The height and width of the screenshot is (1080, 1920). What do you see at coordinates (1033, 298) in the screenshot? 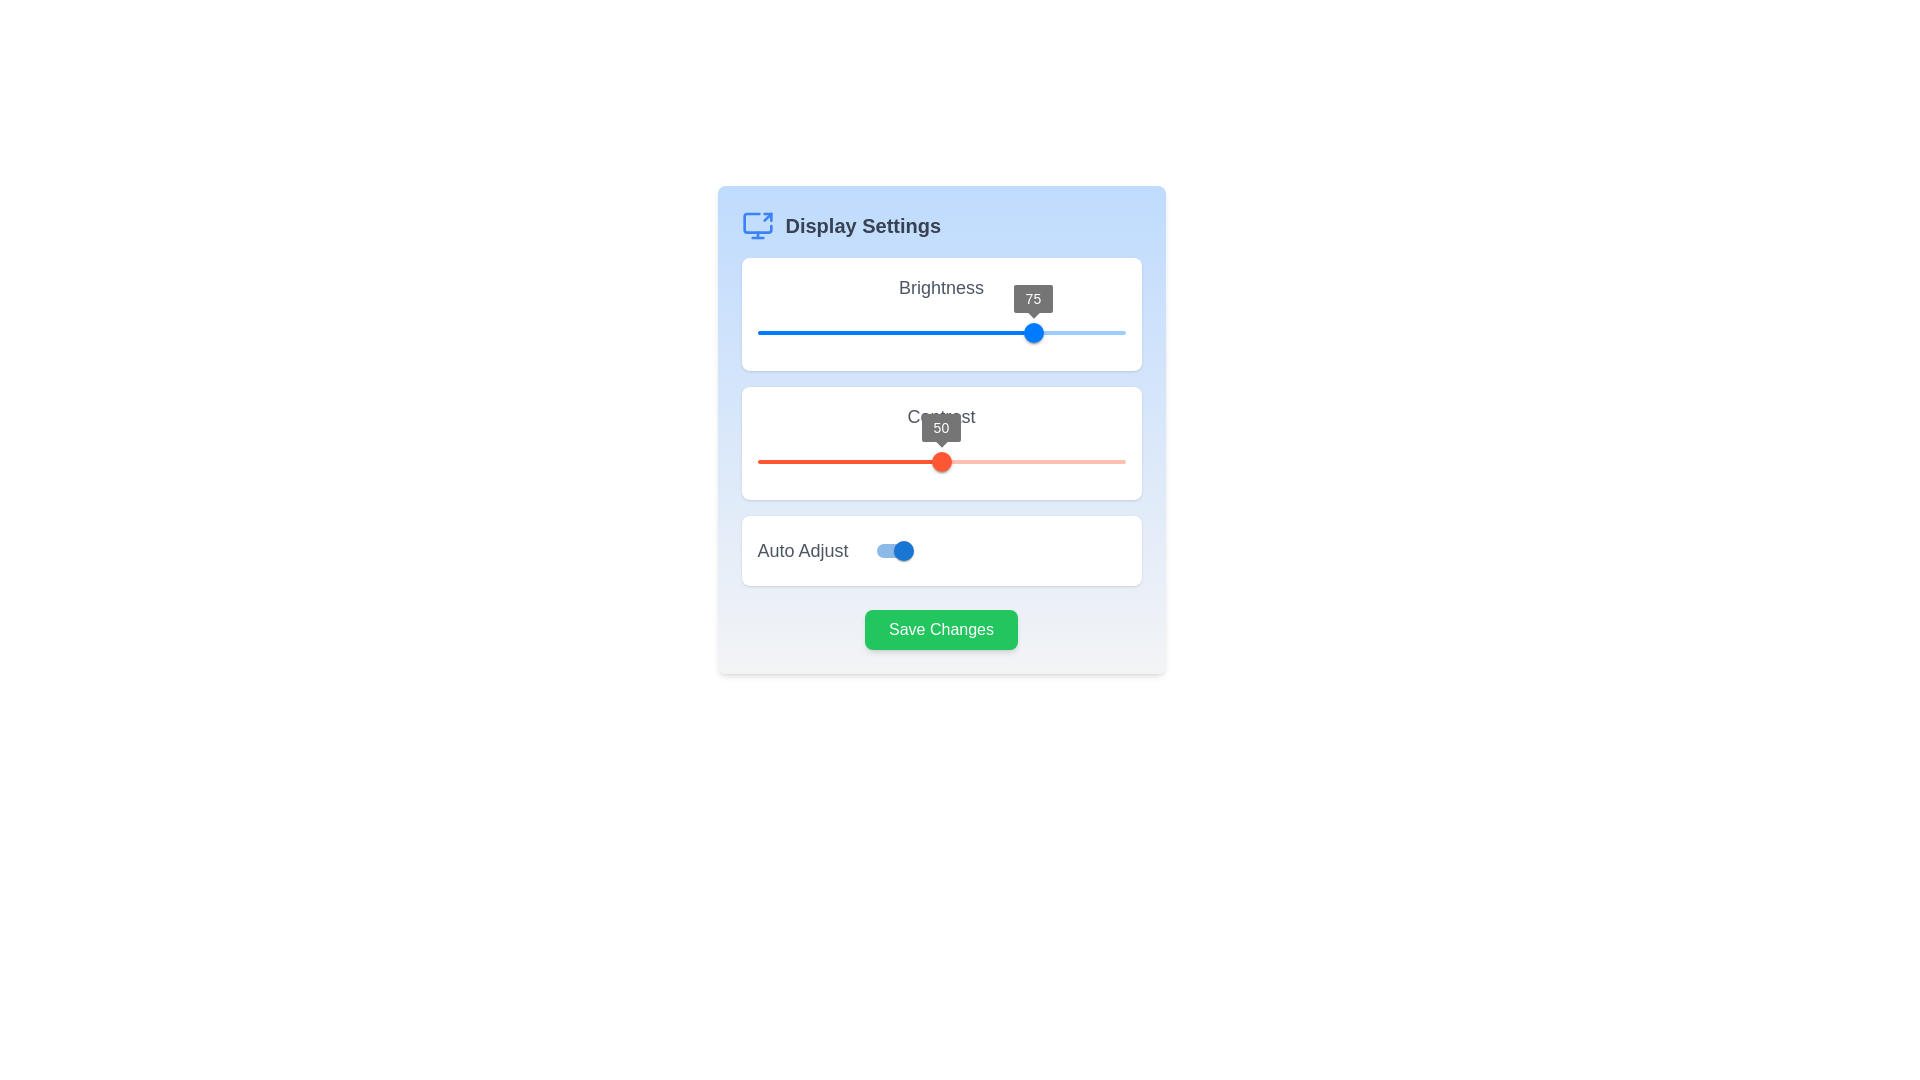
I see `the tooltip displaying the number '75' which is positioned above the slider thumb on the 'Brightness' slider` at bounding box center [1033, 298].